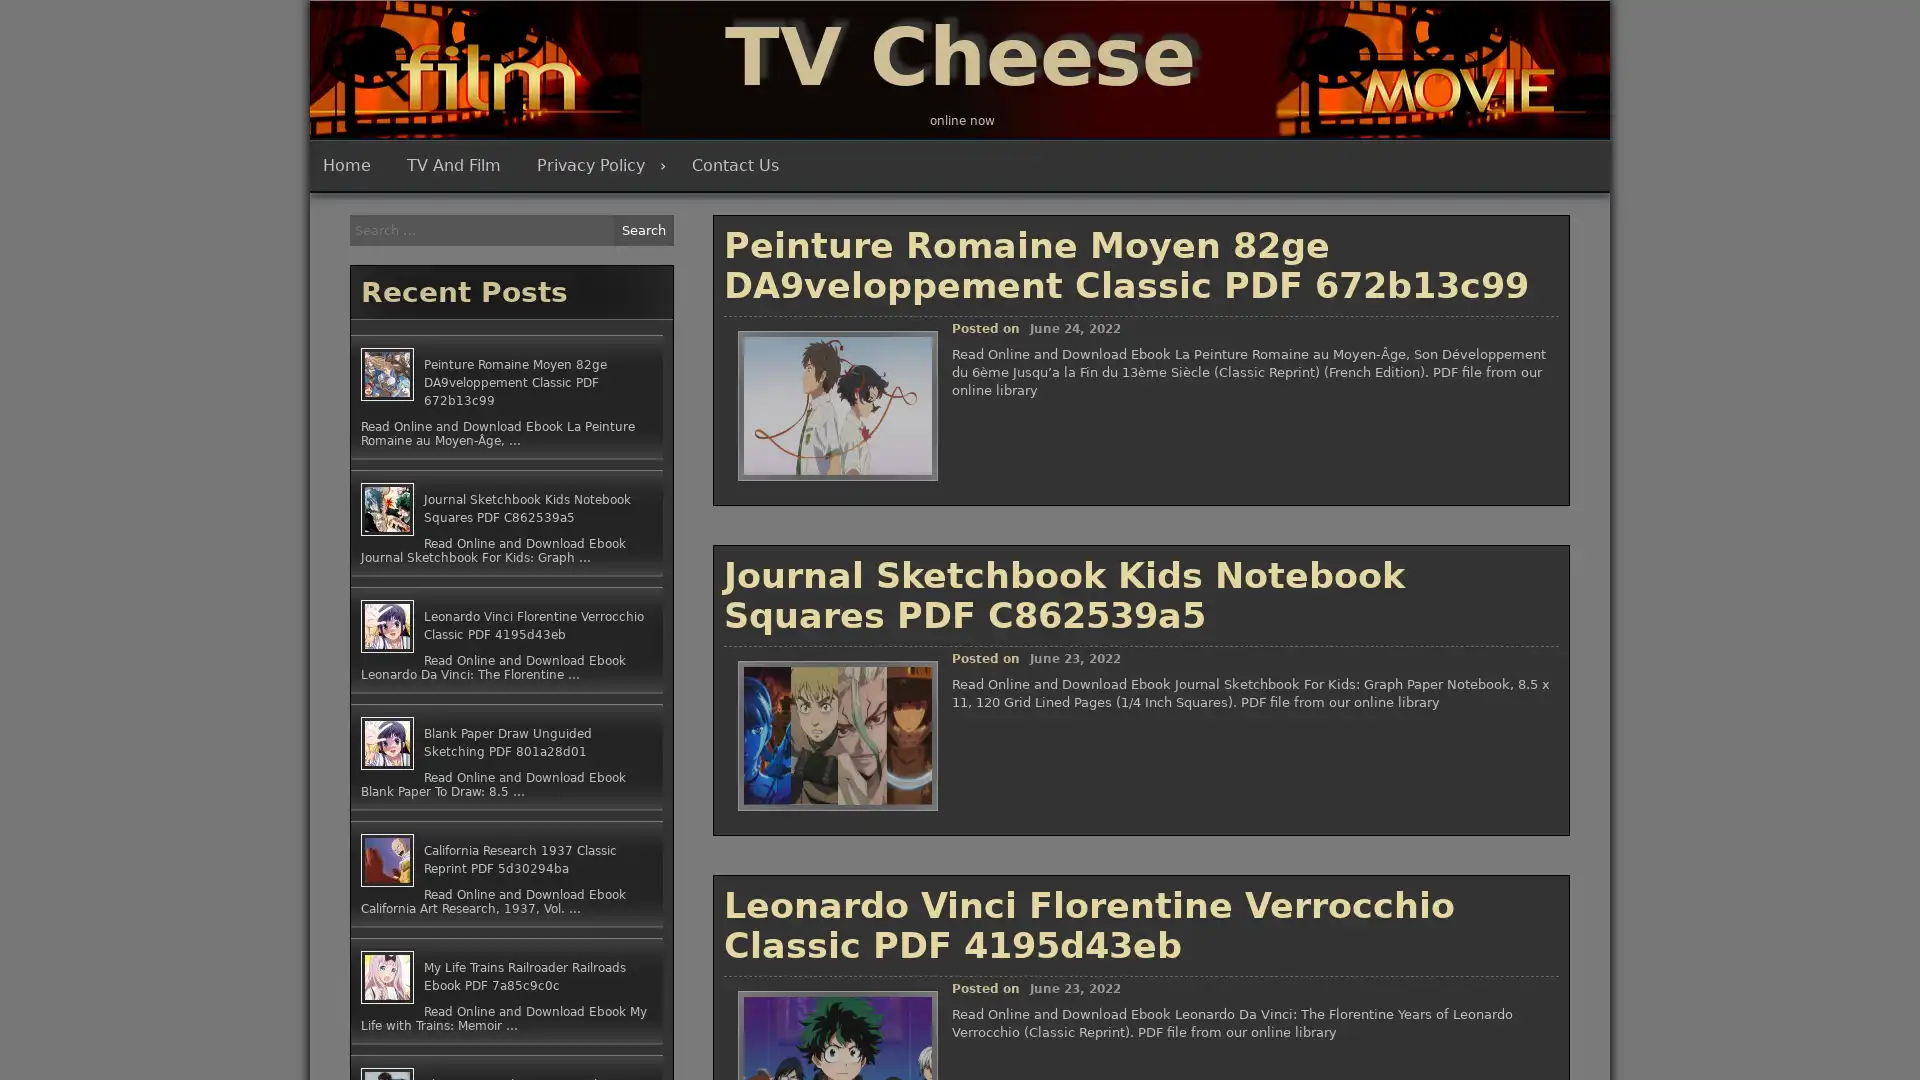 The width and height of the screenshot is (1920, 1080). I want to click on Search, so click(643, 229).